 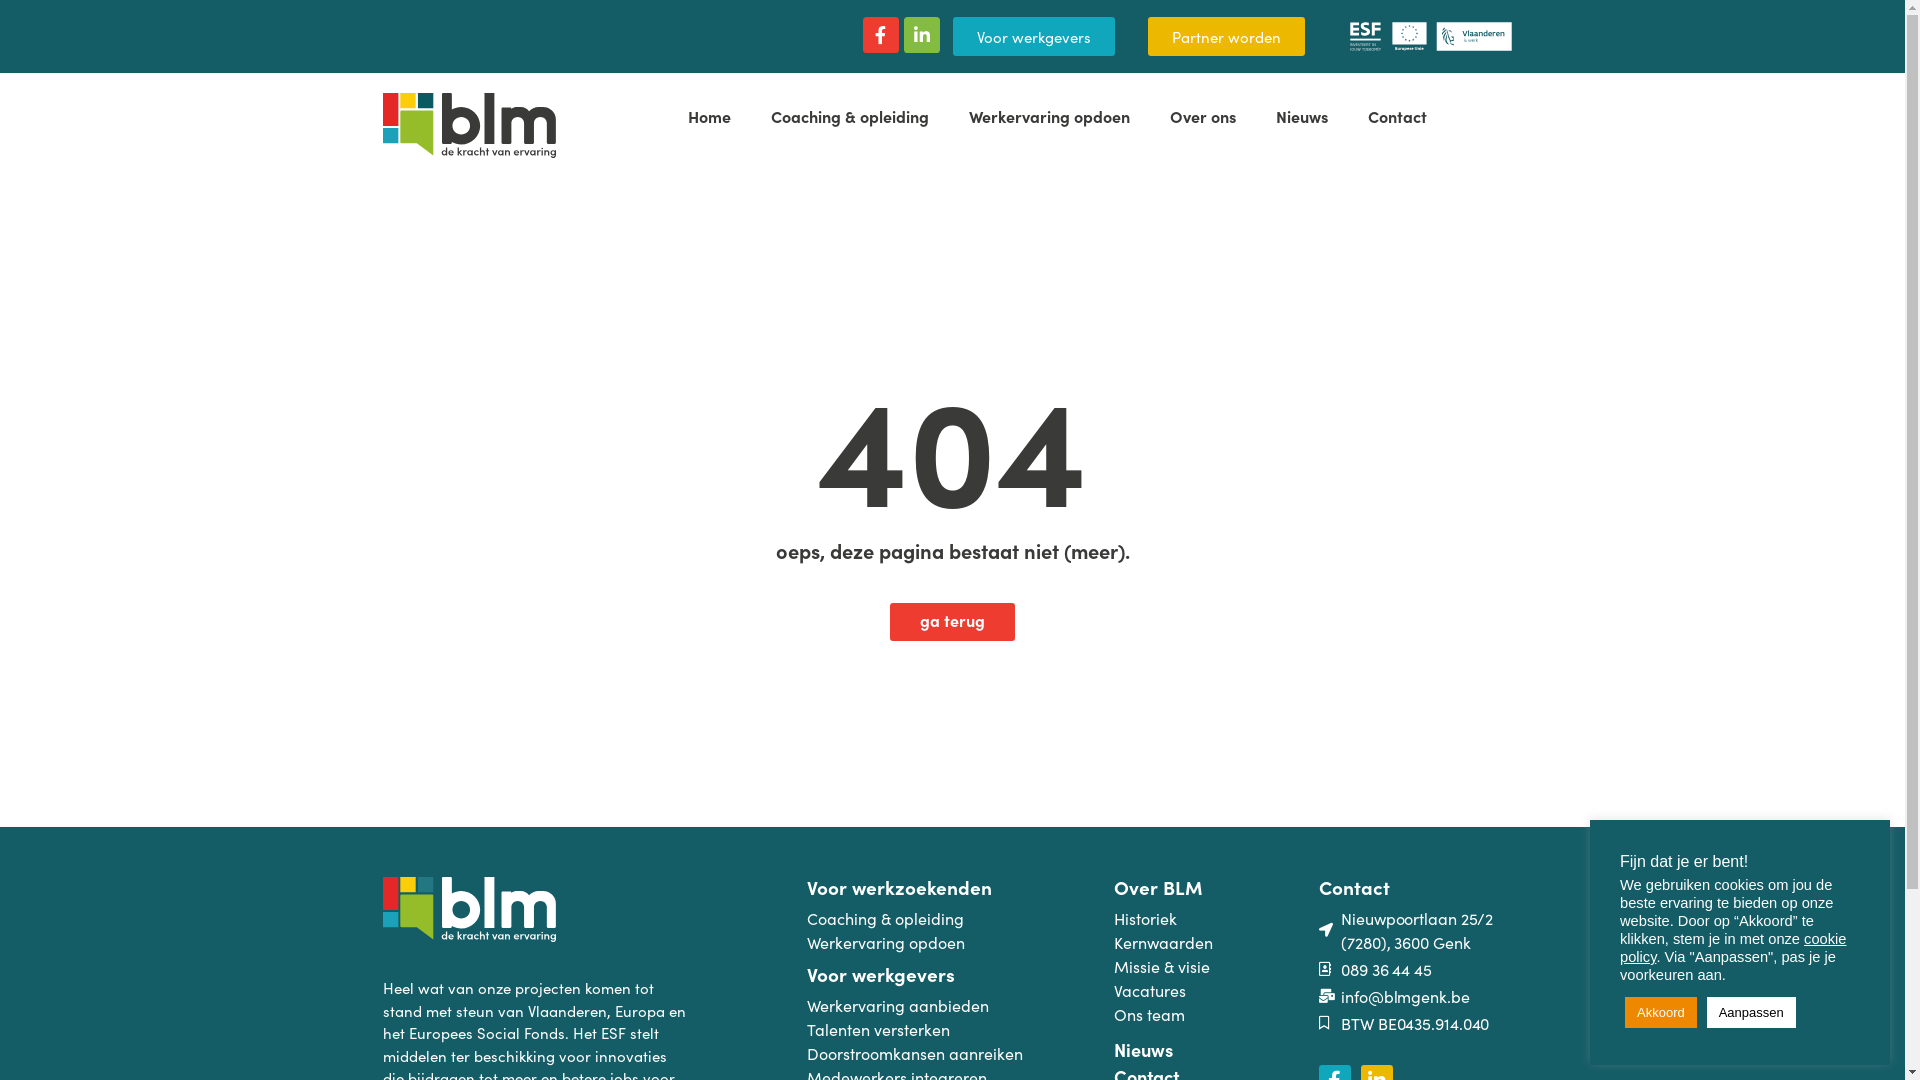 What do you see at coordinates (1215, 990) in the screenshot?
I see `'Vacatures'` at bounding box center [1215, 990].